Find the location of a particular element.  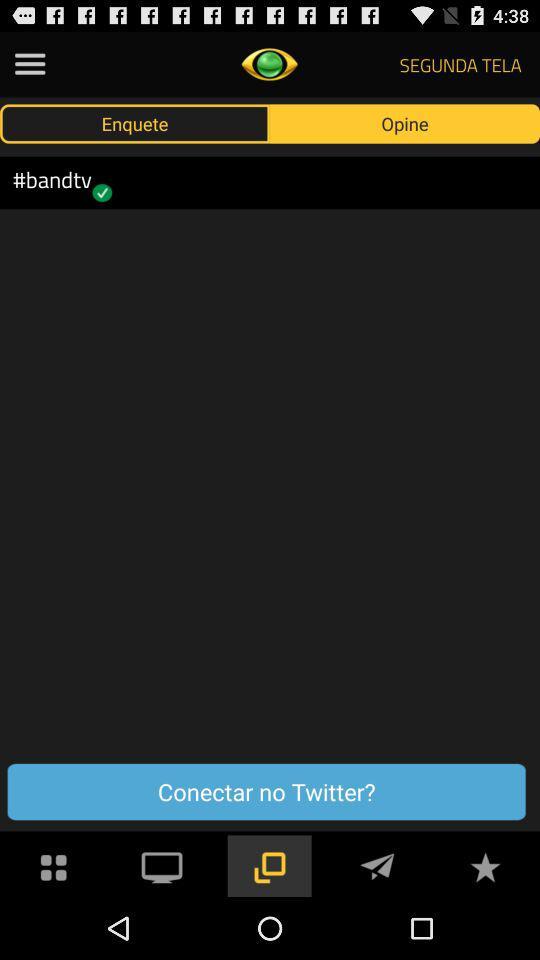

enquete icon is located at coordinates (135, 122).